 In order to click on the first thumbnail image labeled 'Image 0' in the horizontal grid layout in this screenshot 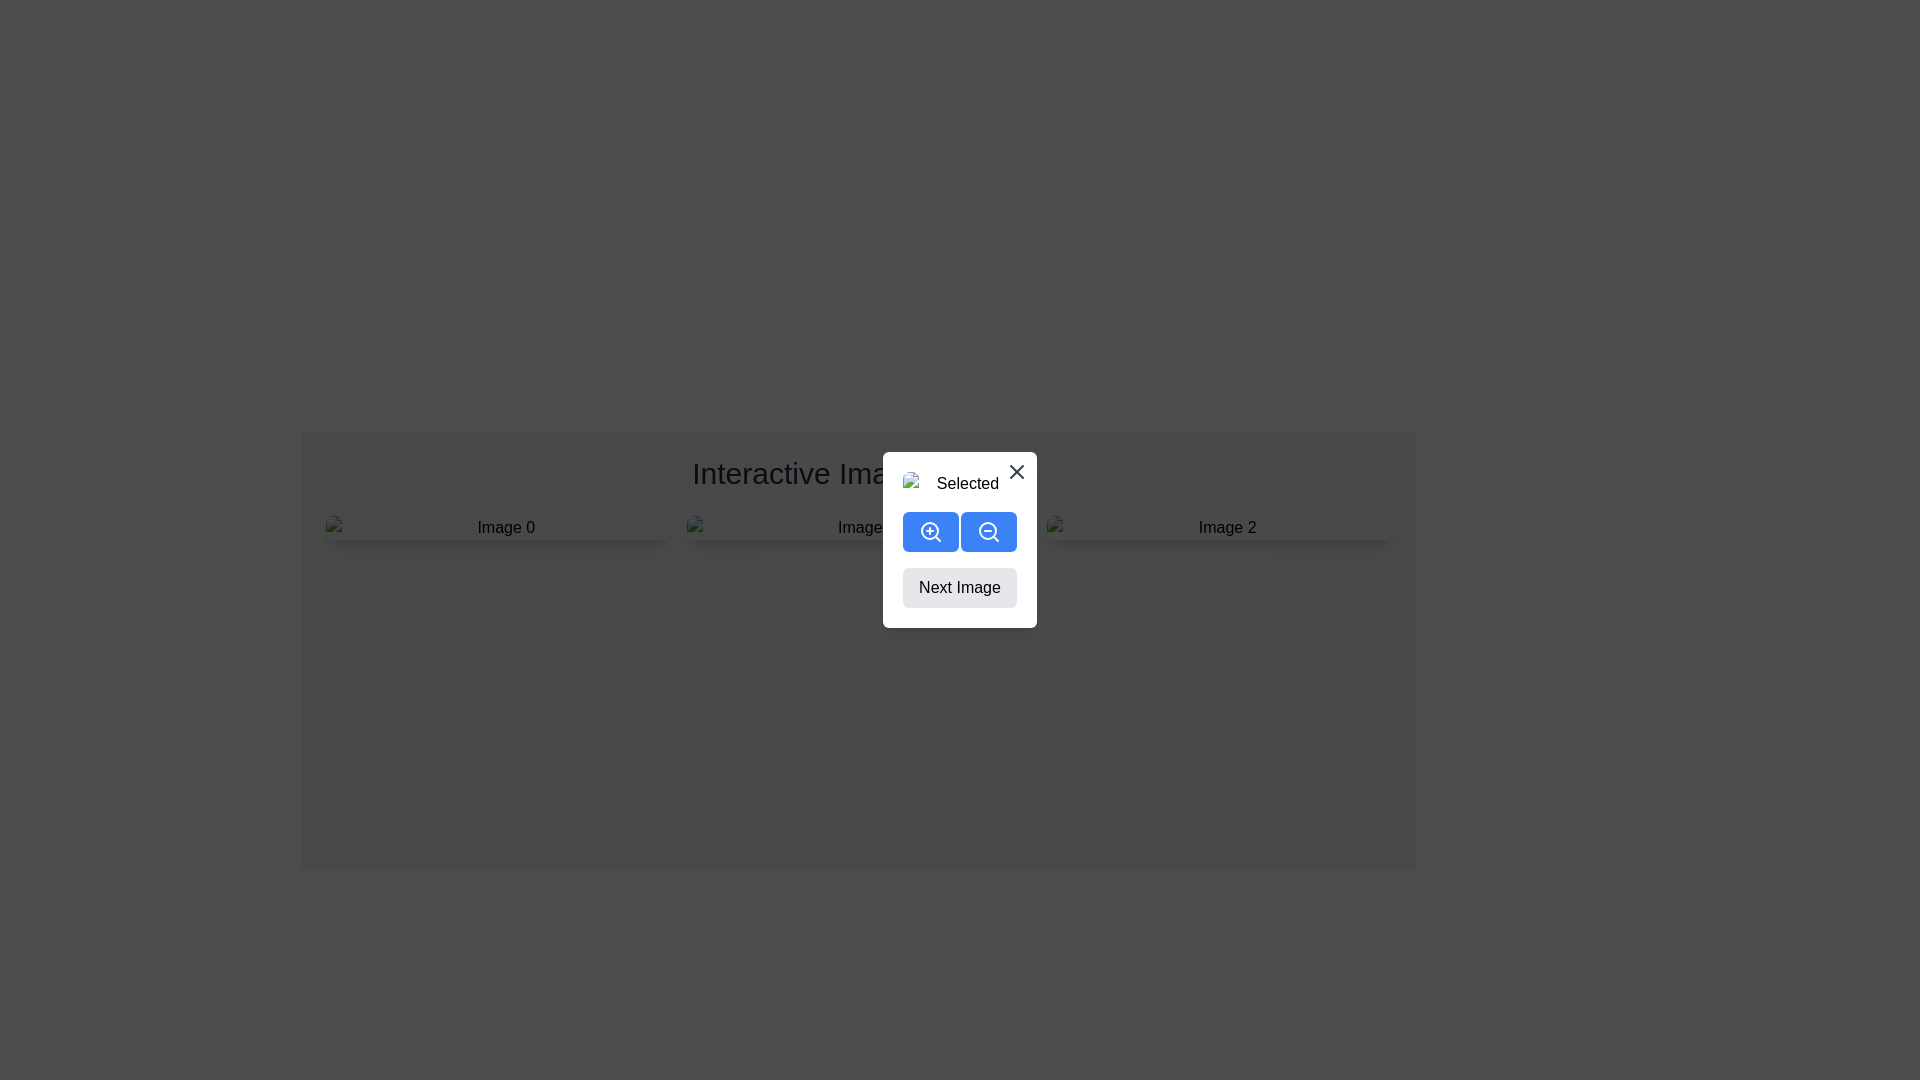, I will do `click(498, 527)`.